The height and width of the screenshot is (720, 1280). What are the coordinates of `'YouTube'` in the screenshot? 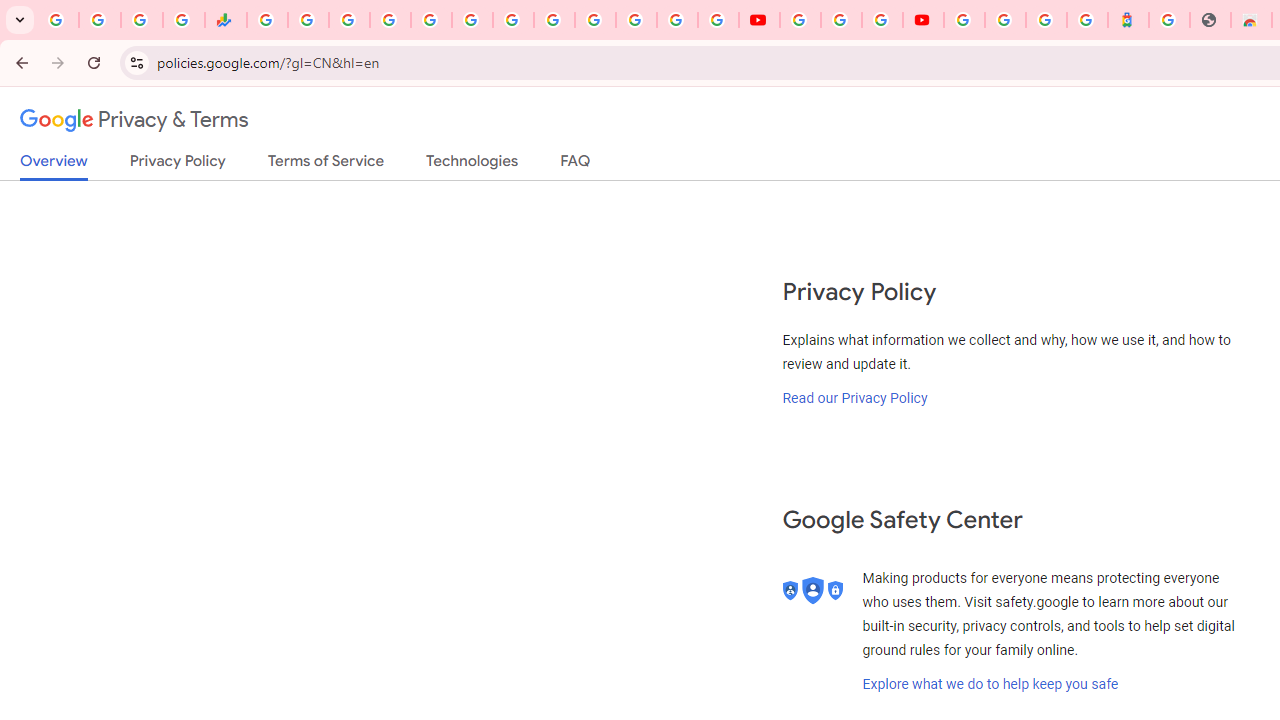 It's located at (758, 20).